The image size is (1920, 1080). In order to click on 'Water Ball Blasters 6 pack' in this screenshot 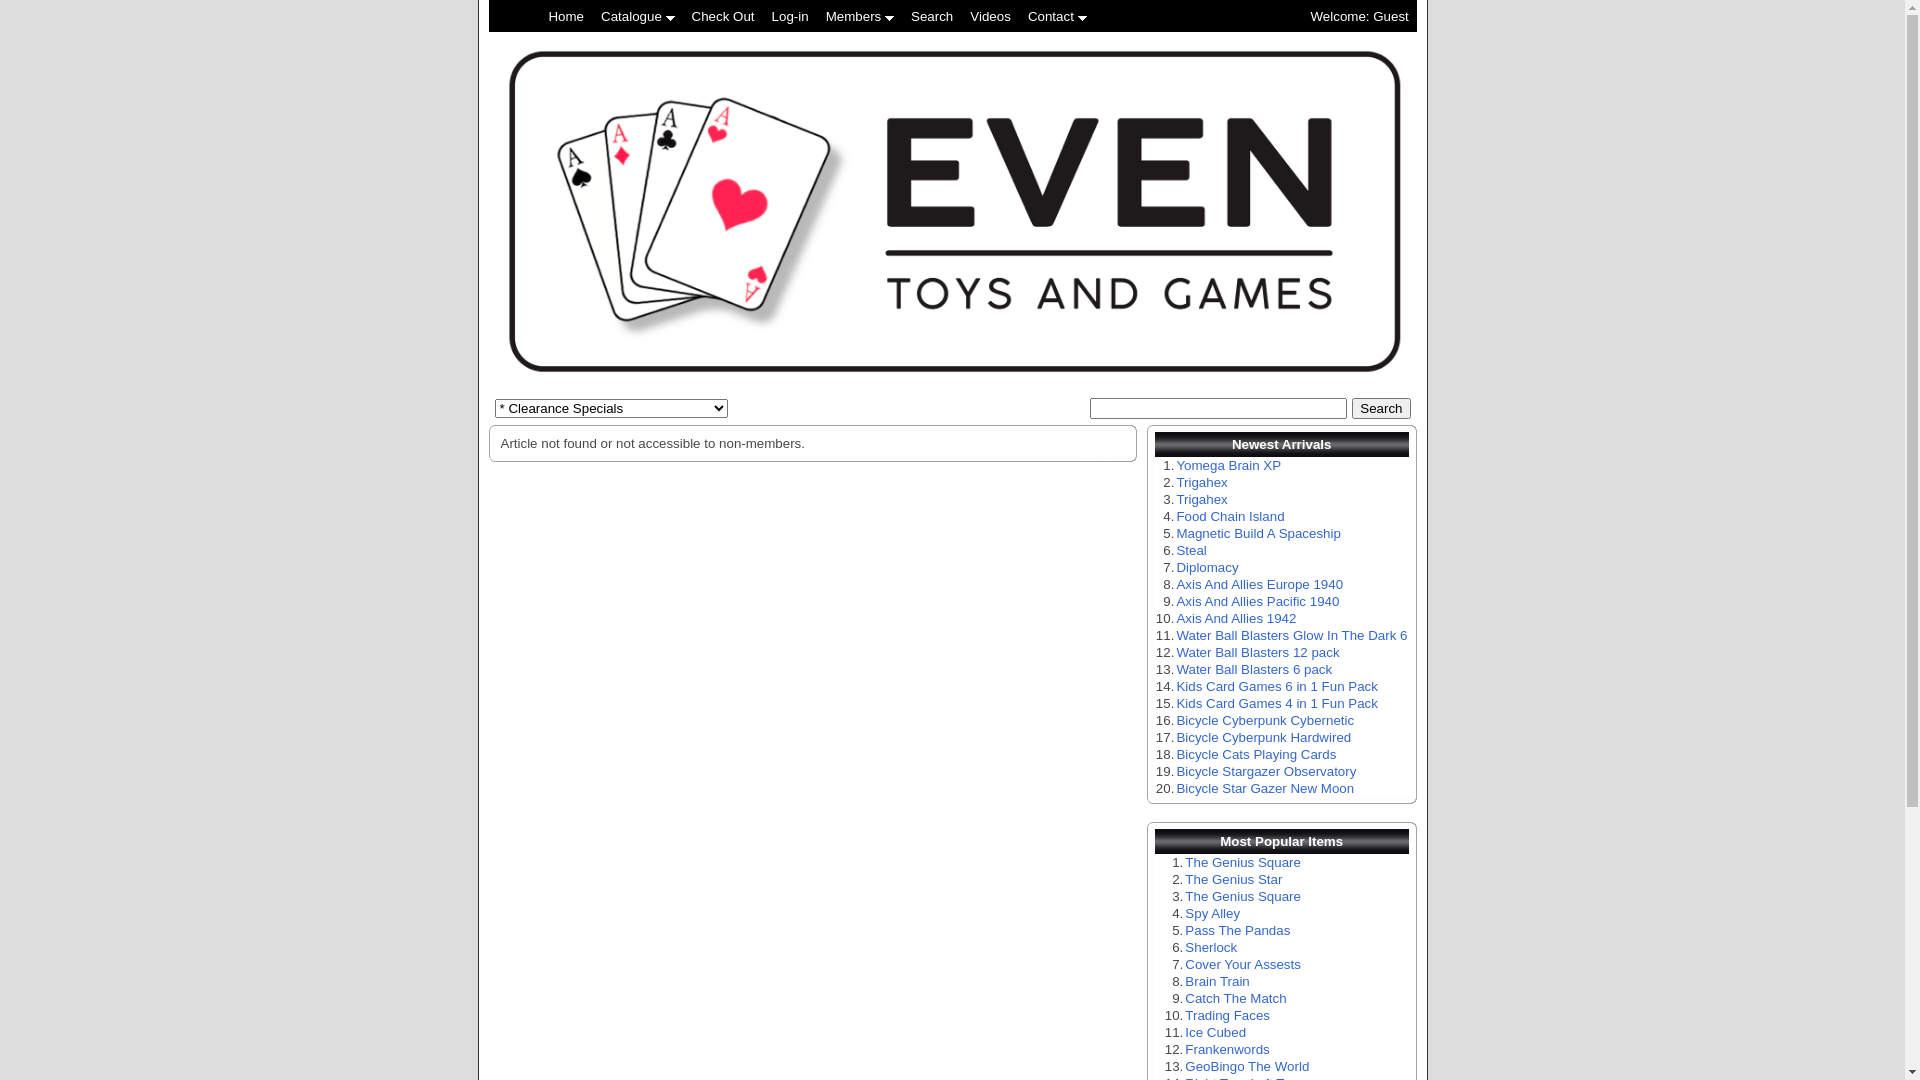, I will do `click(1176, 669)`.